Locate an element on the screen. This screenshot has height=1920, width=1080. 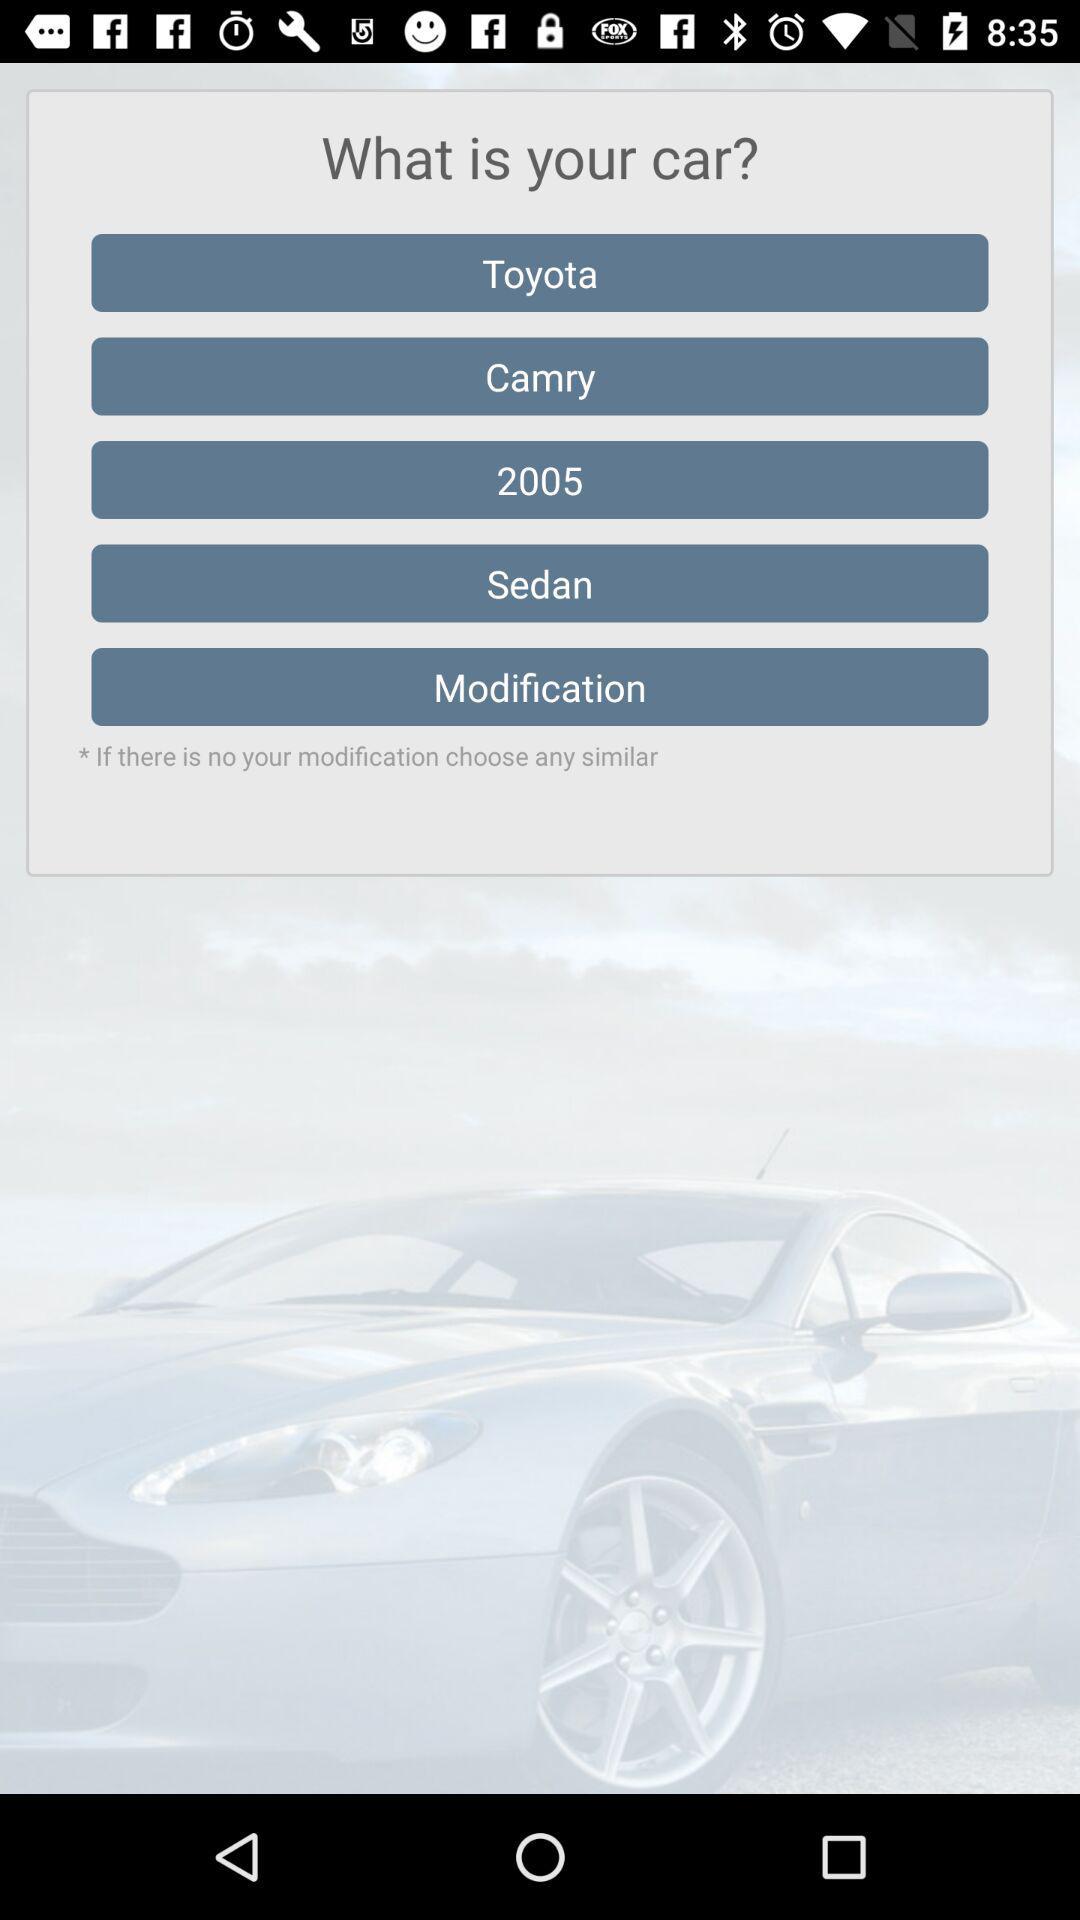
2005 is located at coordinates (540, 480).